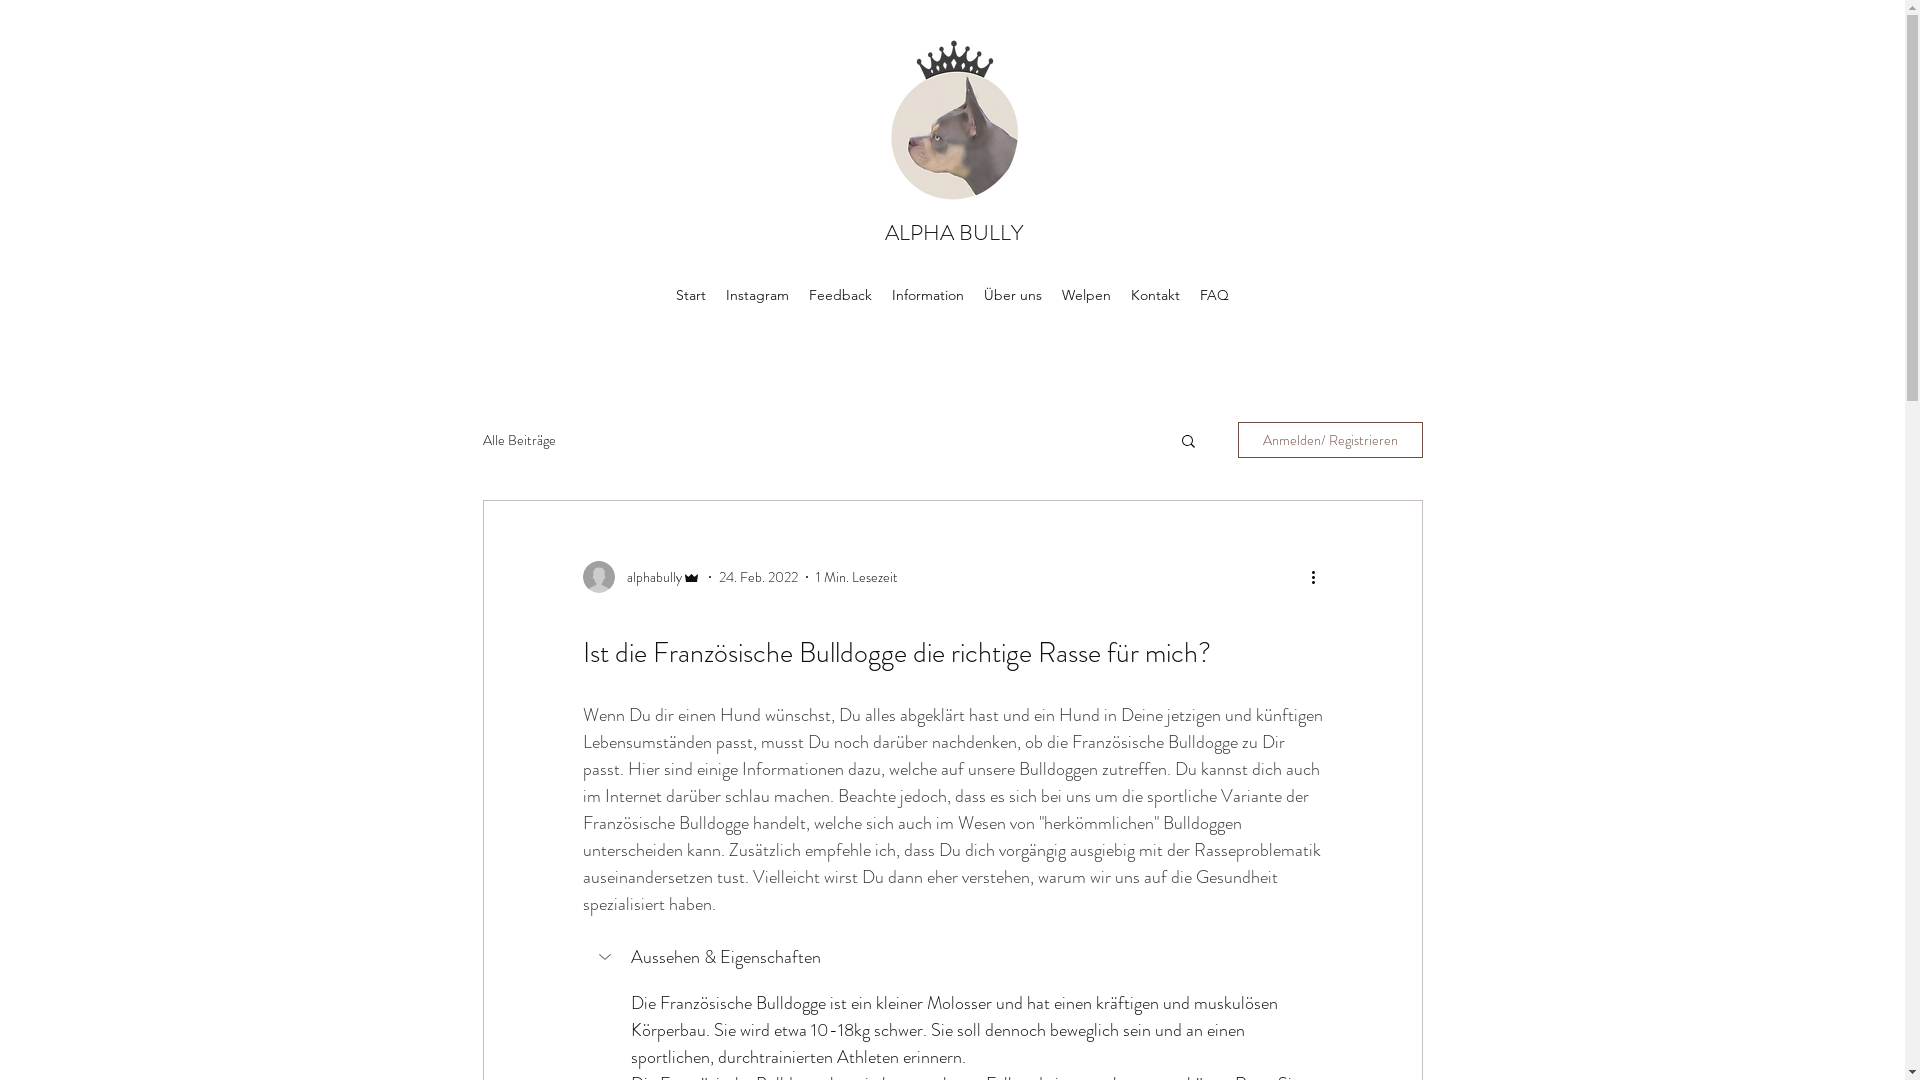 Image resolution: width=1920 pixels, height=1080 pixels. I want to click on 'Feedback', so click(840, 294).